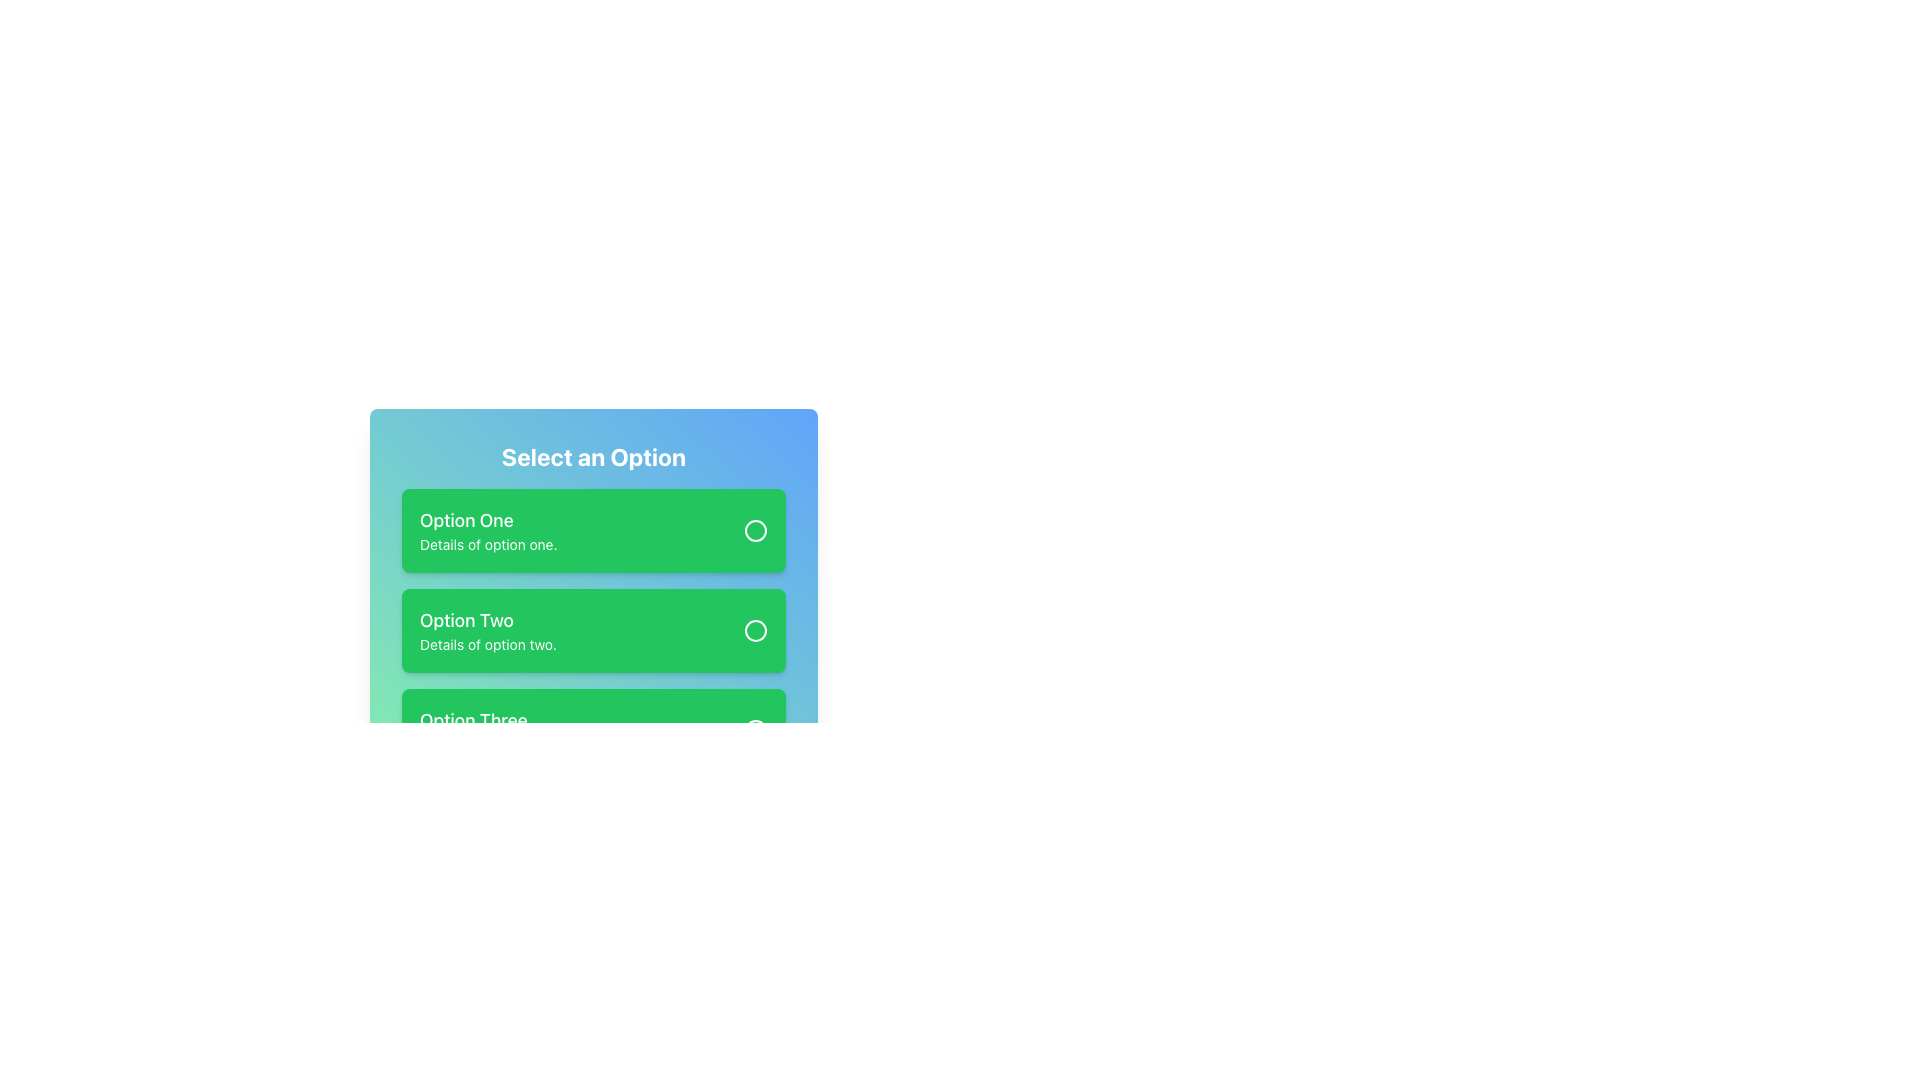 This screenshot has height=1080, width=1920. I want to click on the static text label titled 'Option Two', which serves as the main title for the second selectable option in the list, so click(488, 620).